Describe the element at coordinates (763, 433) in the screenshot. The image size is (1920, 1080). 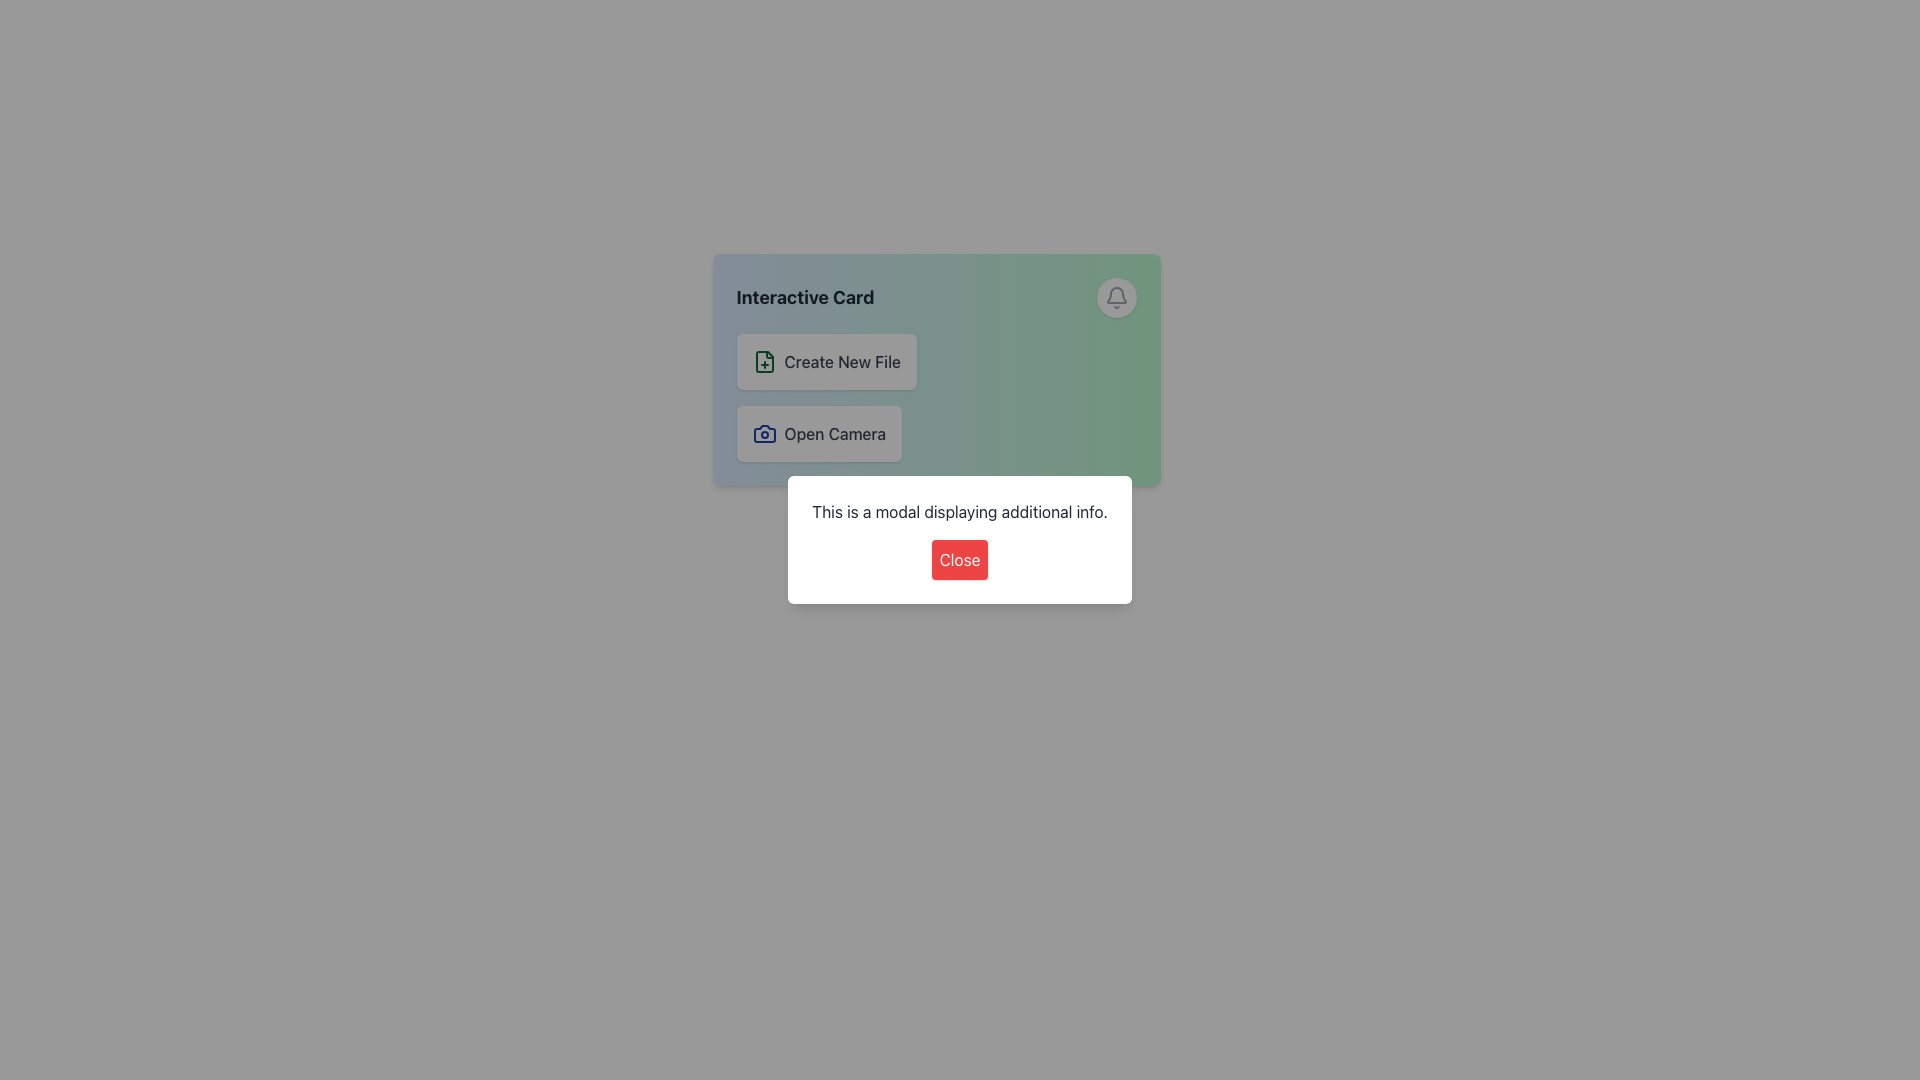
I see `the camera icon located to the left of the 'Open Camera' button in the interactive card interface` at that location.